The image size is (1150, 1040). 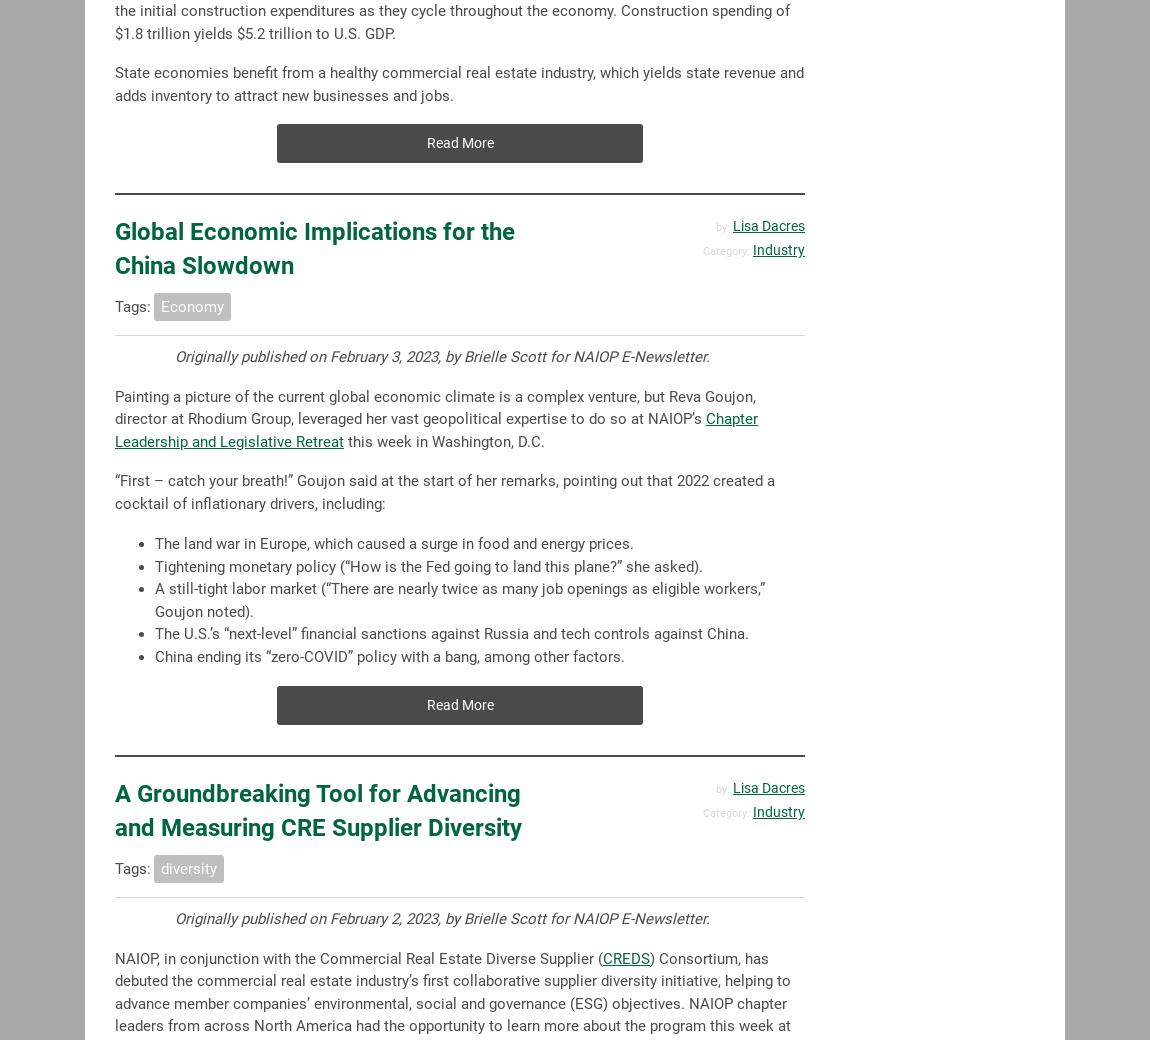 I want to click on 'Painting a picture of the current global economic climate is a complex venture, but Reva Goujon, director at Rhodium Group, leveraged her vast geopolitical expertise to do so at NAIOP’s', so click(x=435, y=407).